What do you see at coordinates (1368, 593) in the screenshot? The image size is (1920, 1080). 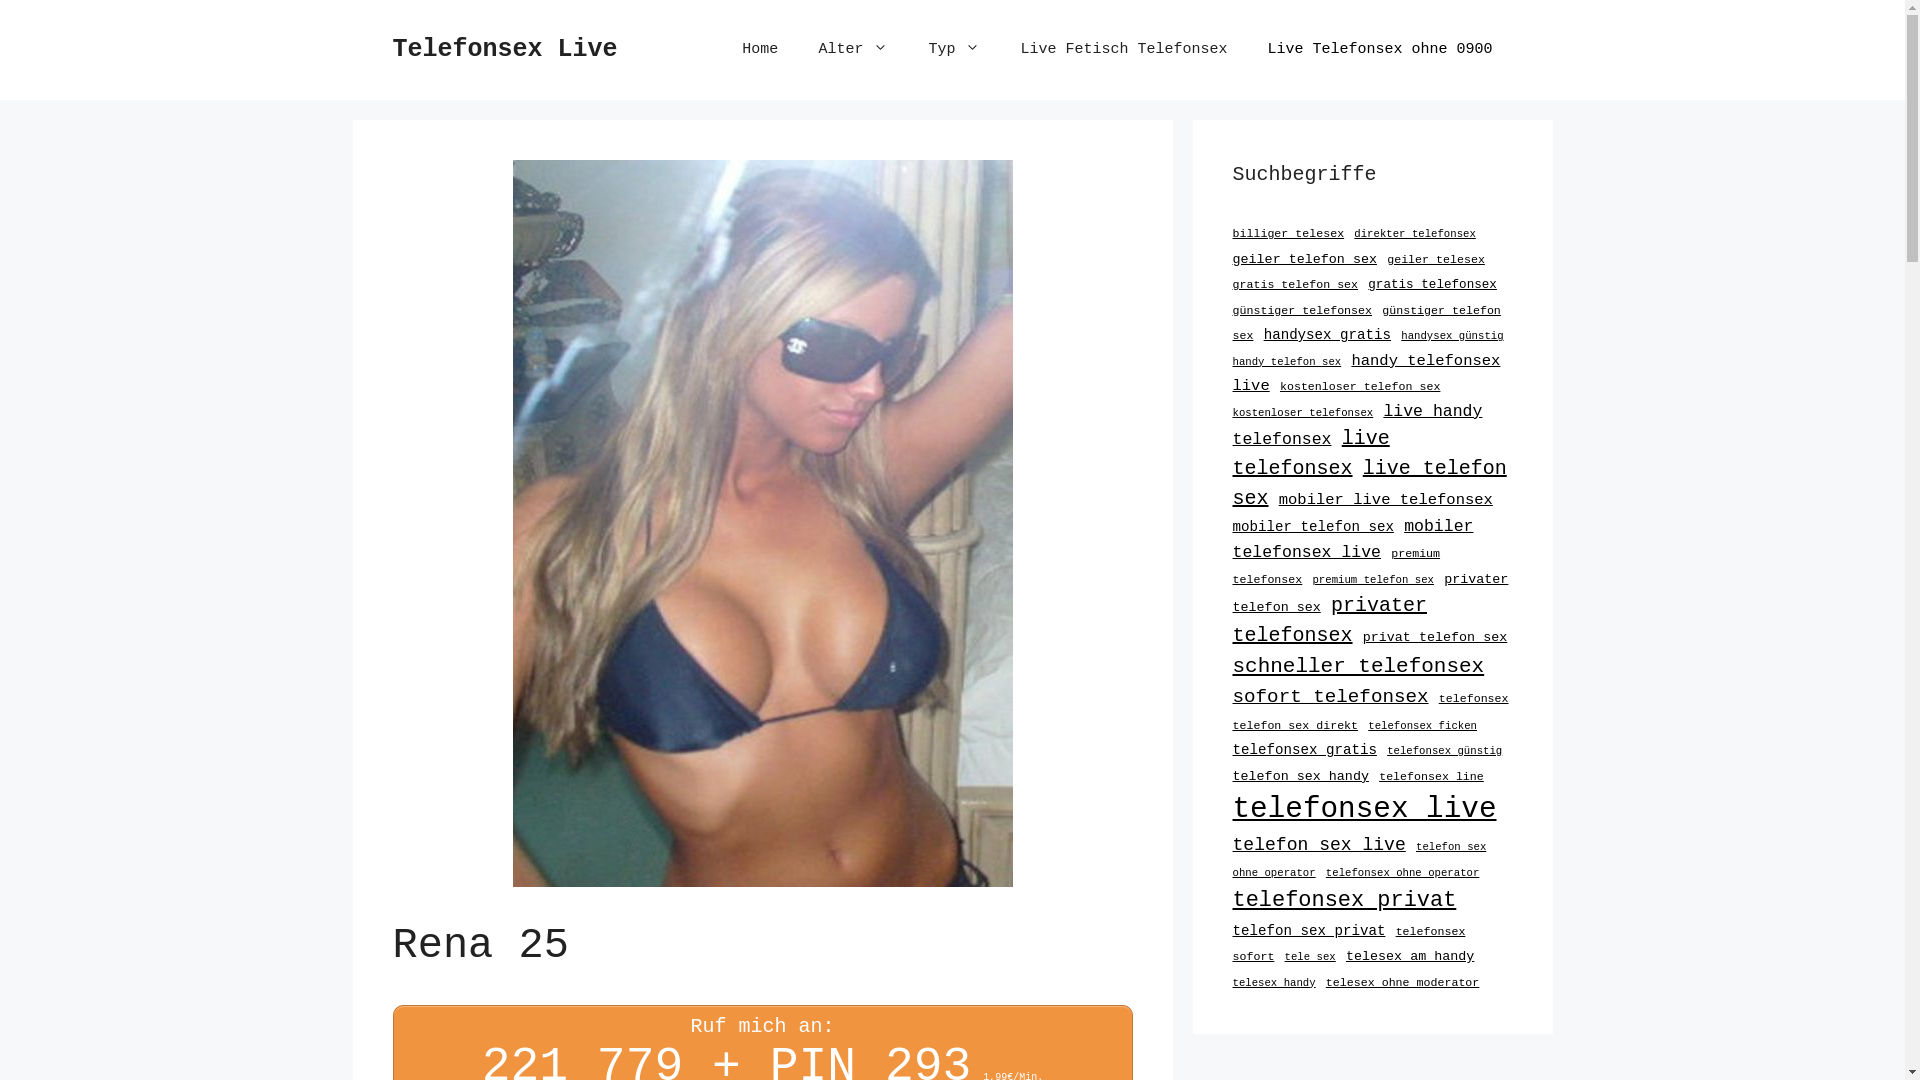 I see `'privater telefon sex'` at bounding box center [1368, 593].